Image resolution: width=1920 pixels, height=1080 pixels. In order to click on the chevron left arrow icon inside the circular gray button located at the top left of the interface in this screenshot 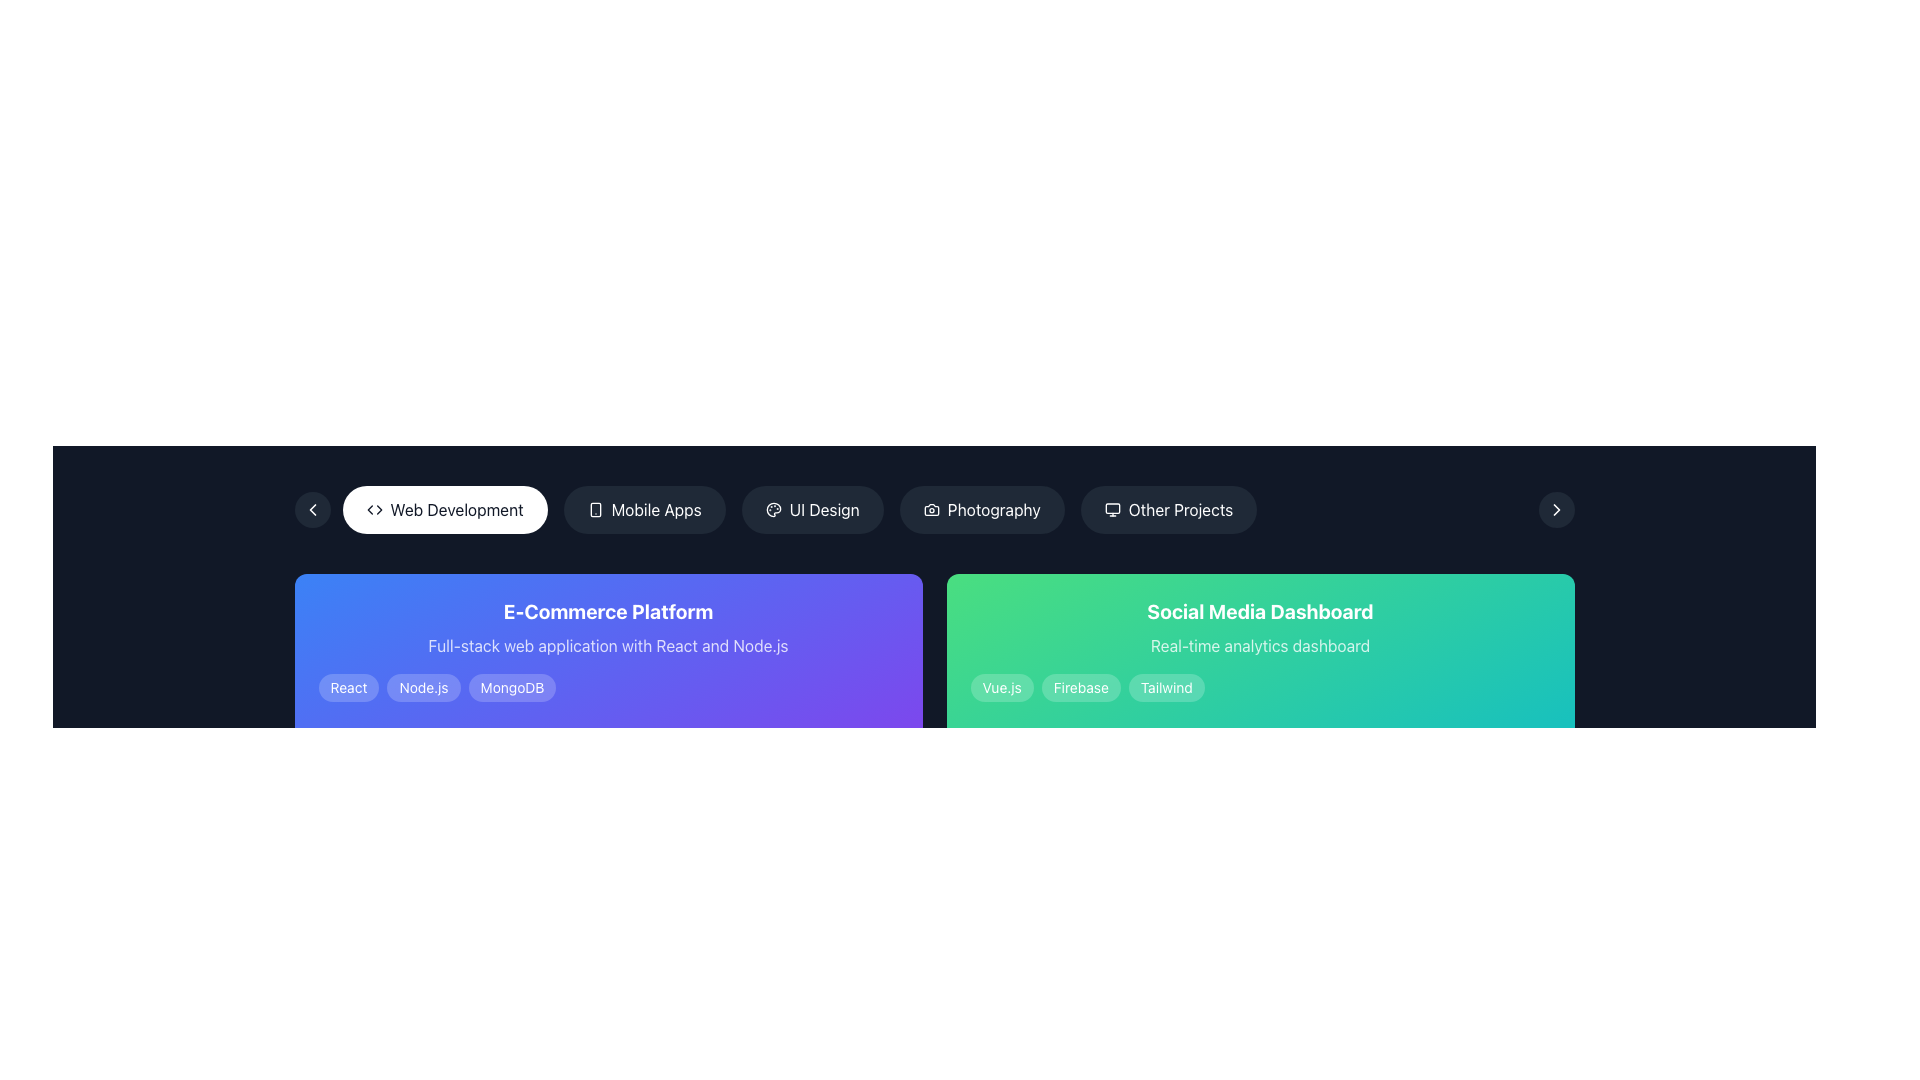, I will do `click(311, 508)`.